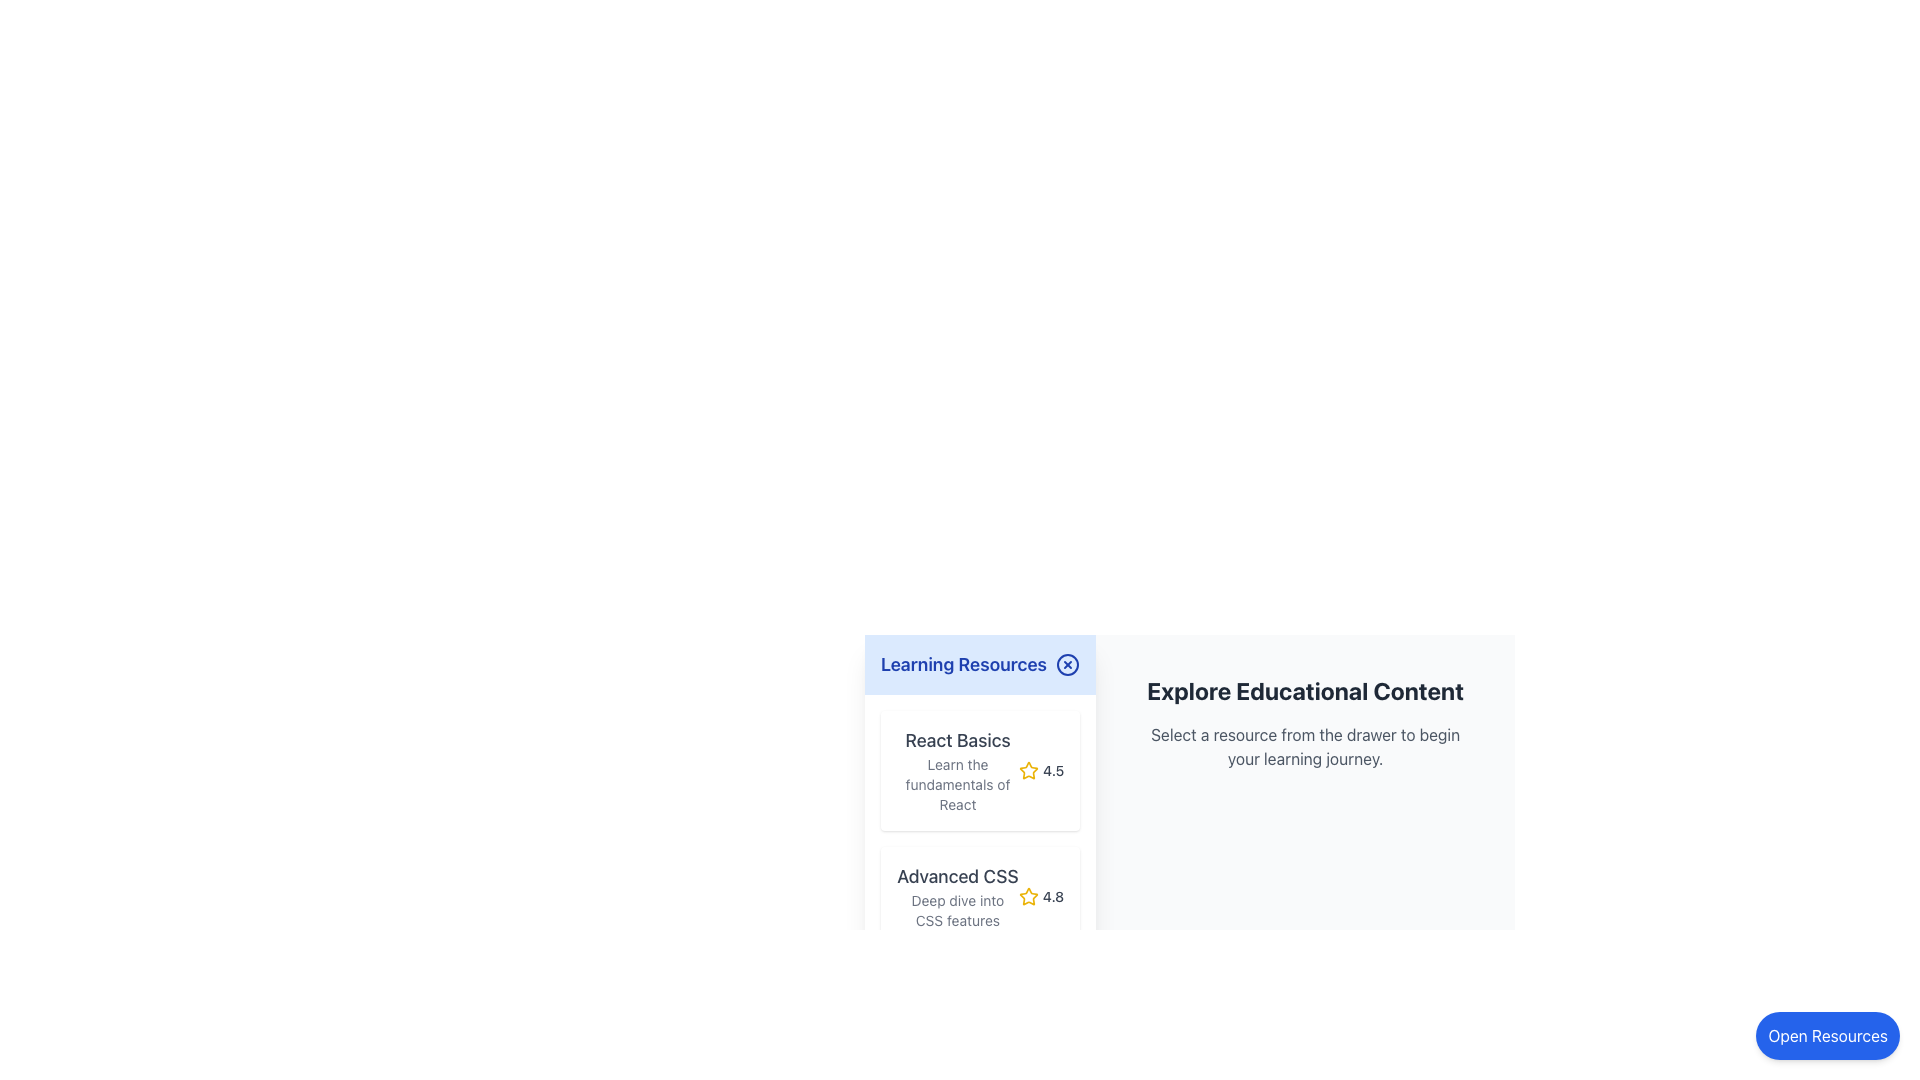 This screenshot has height=1080, width=1920. Describe the element at coordinates (957, 784) in the screenshot. I see `the text label that reads 'Learn the fundamentals of React', which is located in the 'Learning Resources' sidebar, beneath the 'React Basics' header` at that location.